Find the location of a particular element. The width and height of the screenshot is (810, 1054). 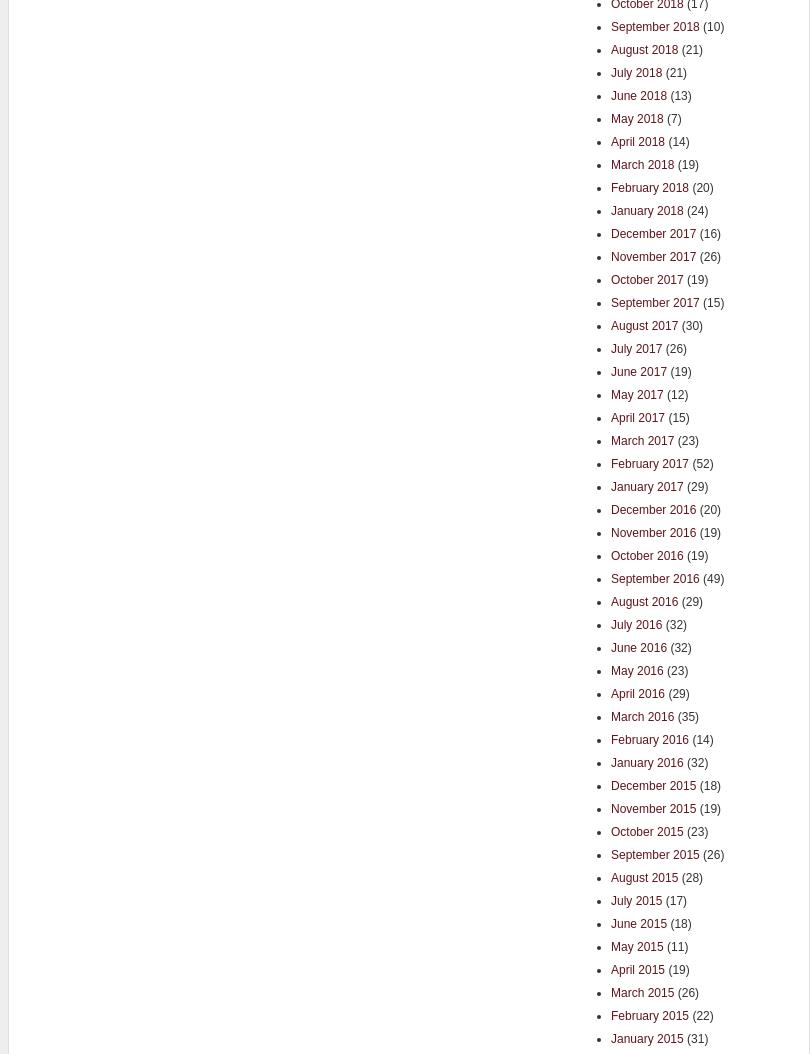

'January 2016' is located at coordinates (646, 762).